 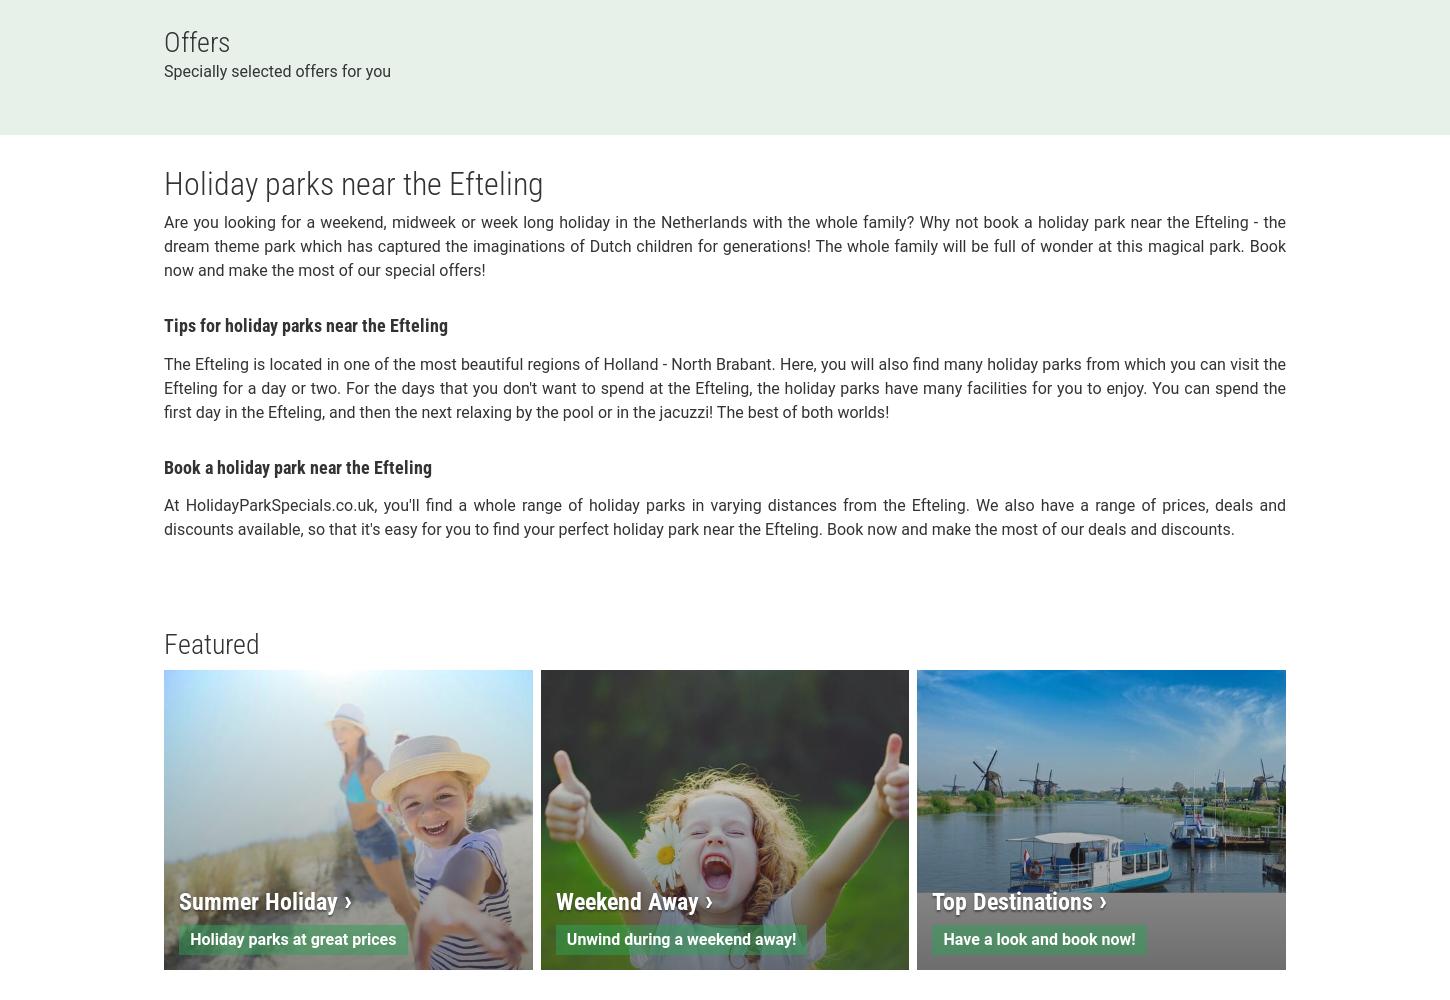 What do you see at coordinates (305, 324) in the screenshot?
I see `'Tips for holiday parks near the Efteling'` at bounding box center [305, 324].